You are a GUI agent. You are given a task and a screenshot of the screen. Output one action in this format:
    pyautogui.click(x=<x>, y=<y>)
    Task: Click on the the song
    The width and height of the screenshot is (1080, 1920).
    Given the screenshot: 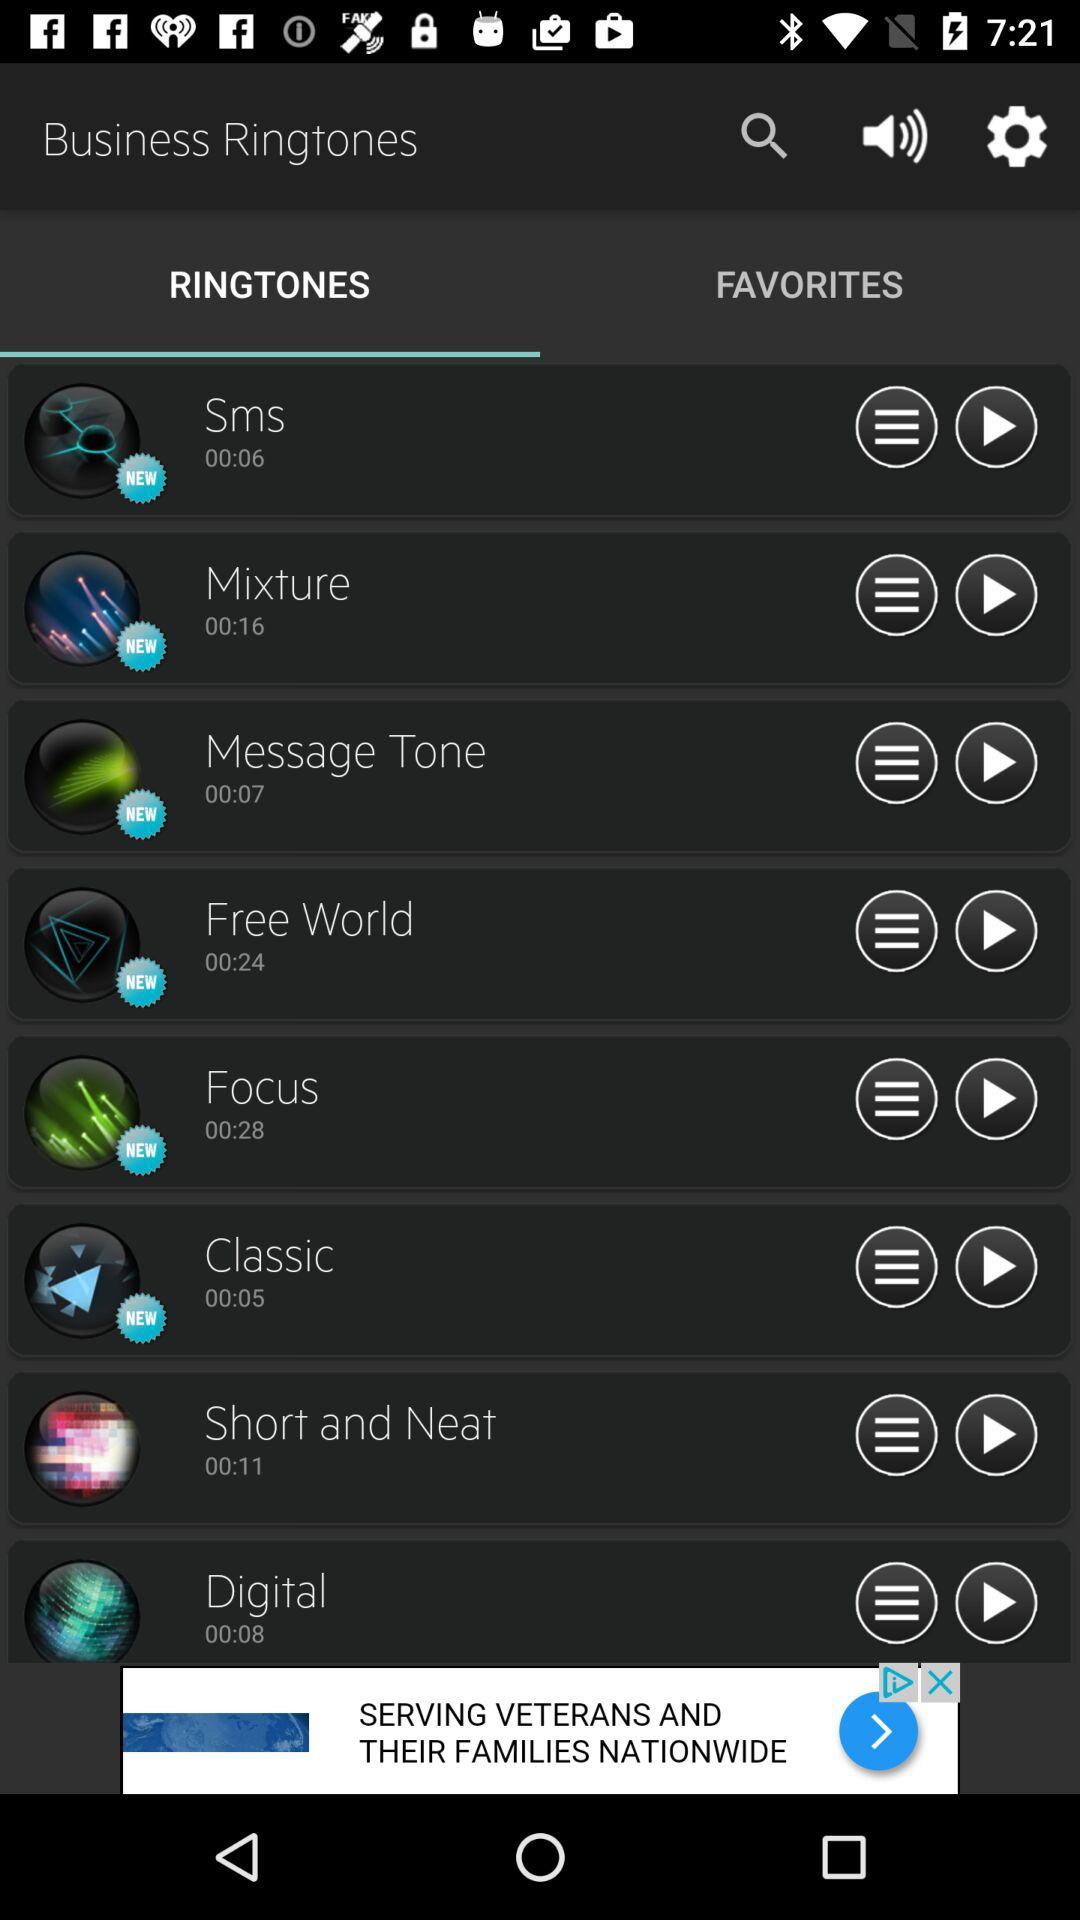 What is the action you would take?
    pyautogui.click(x=995, y=1267)
    